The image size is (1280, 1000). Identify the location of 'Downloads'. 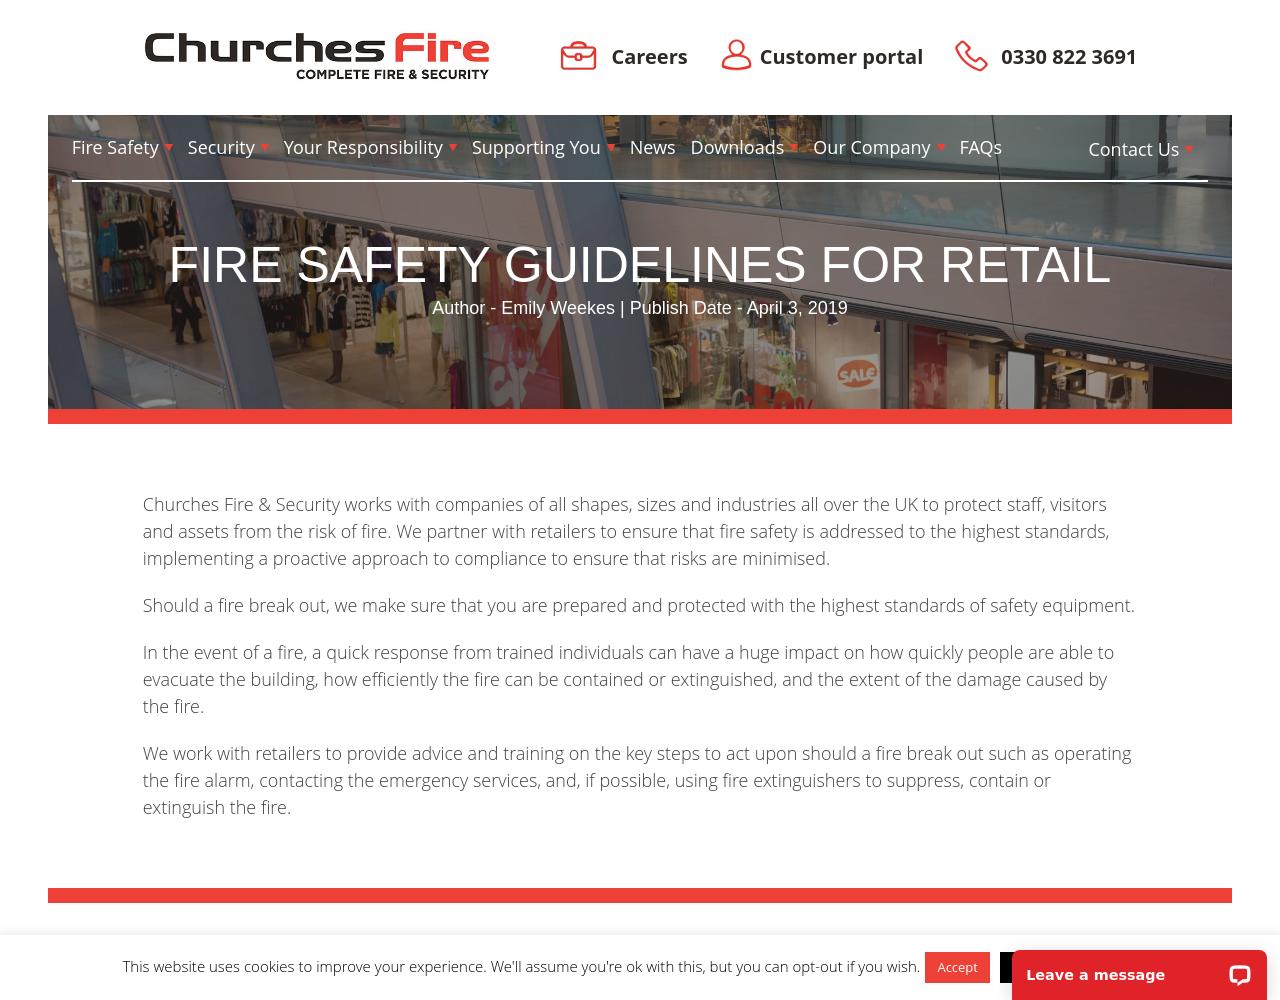
(736, 146).